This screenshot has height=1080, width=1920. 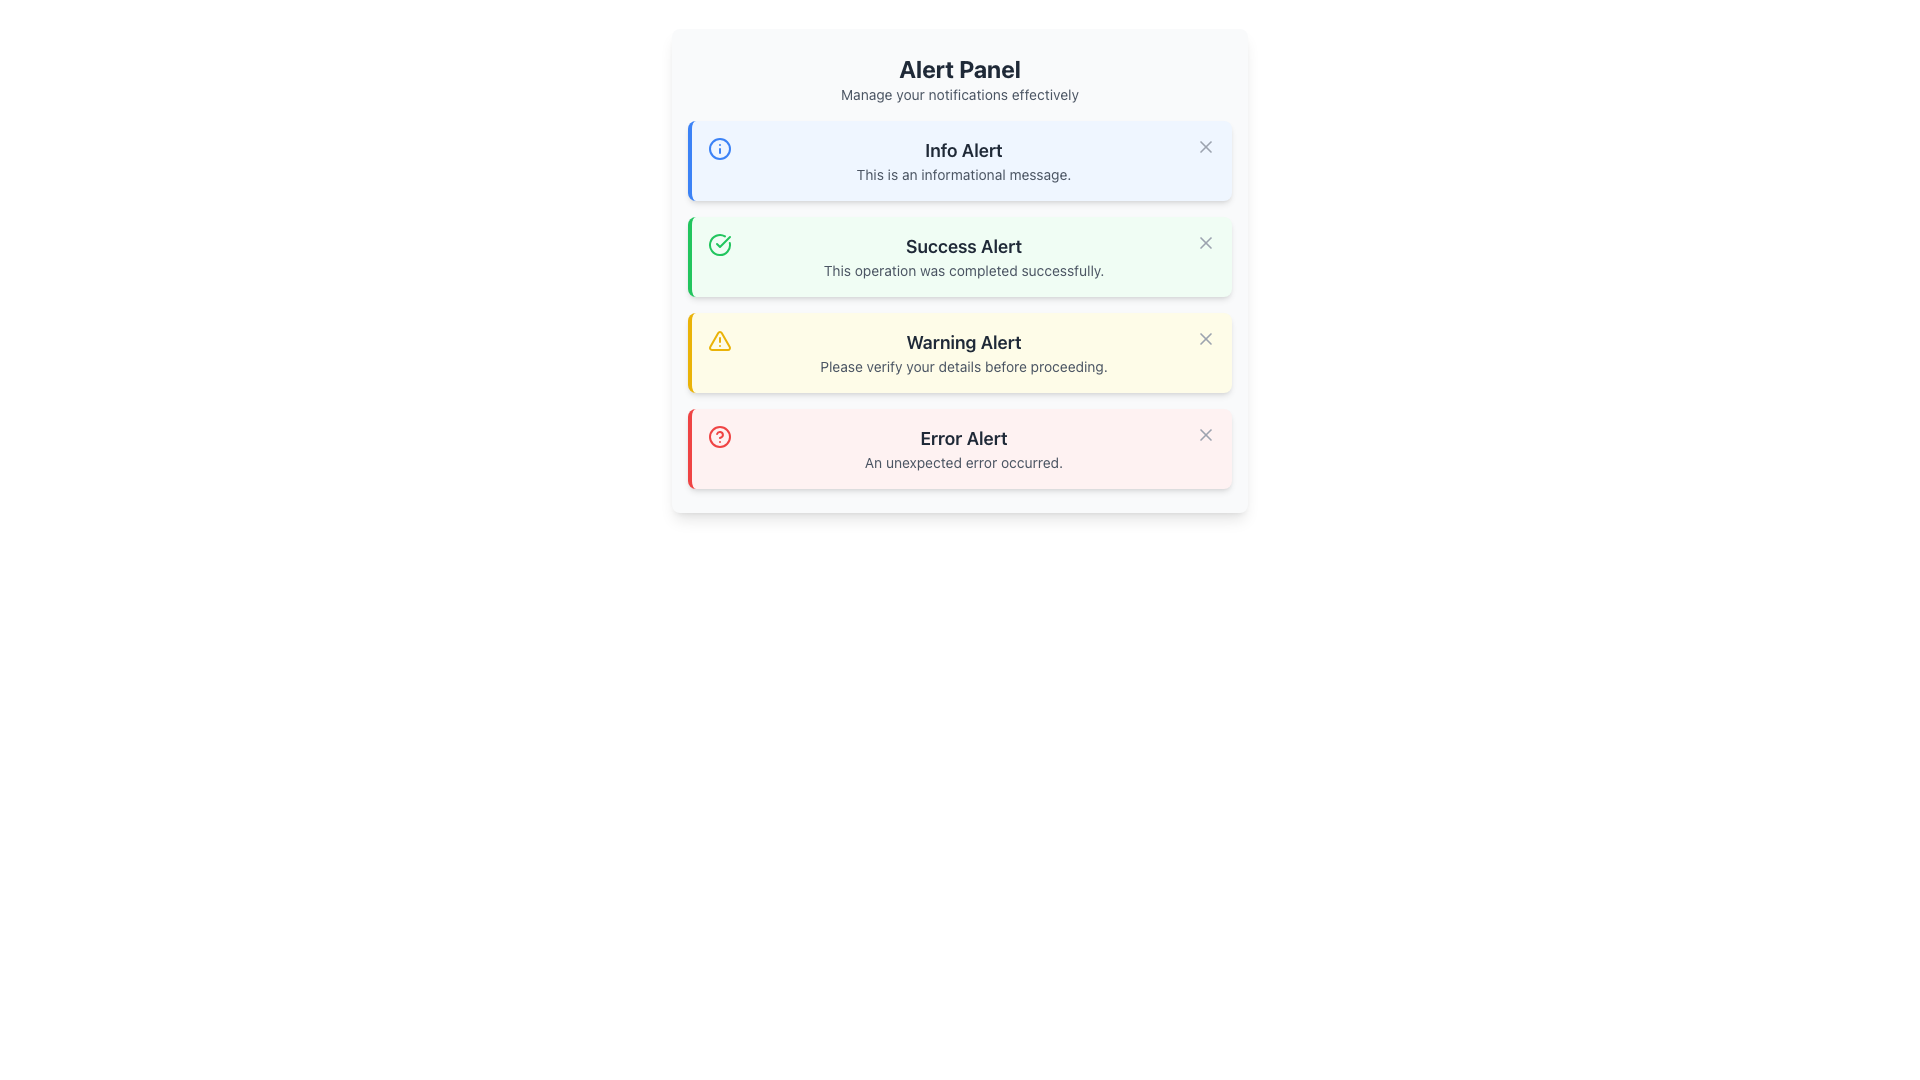 What do you see at coordinates (964, 352) in the screenshot?
I see `warning message from the Text-based informational alert component that features a bold yellow exclamation icon and displays 'Warning Alert' in large, bold, dark gray text followed by 'Please verify your details before proceeding.' in smaller, light gray text` at bounding box center [964, 352].